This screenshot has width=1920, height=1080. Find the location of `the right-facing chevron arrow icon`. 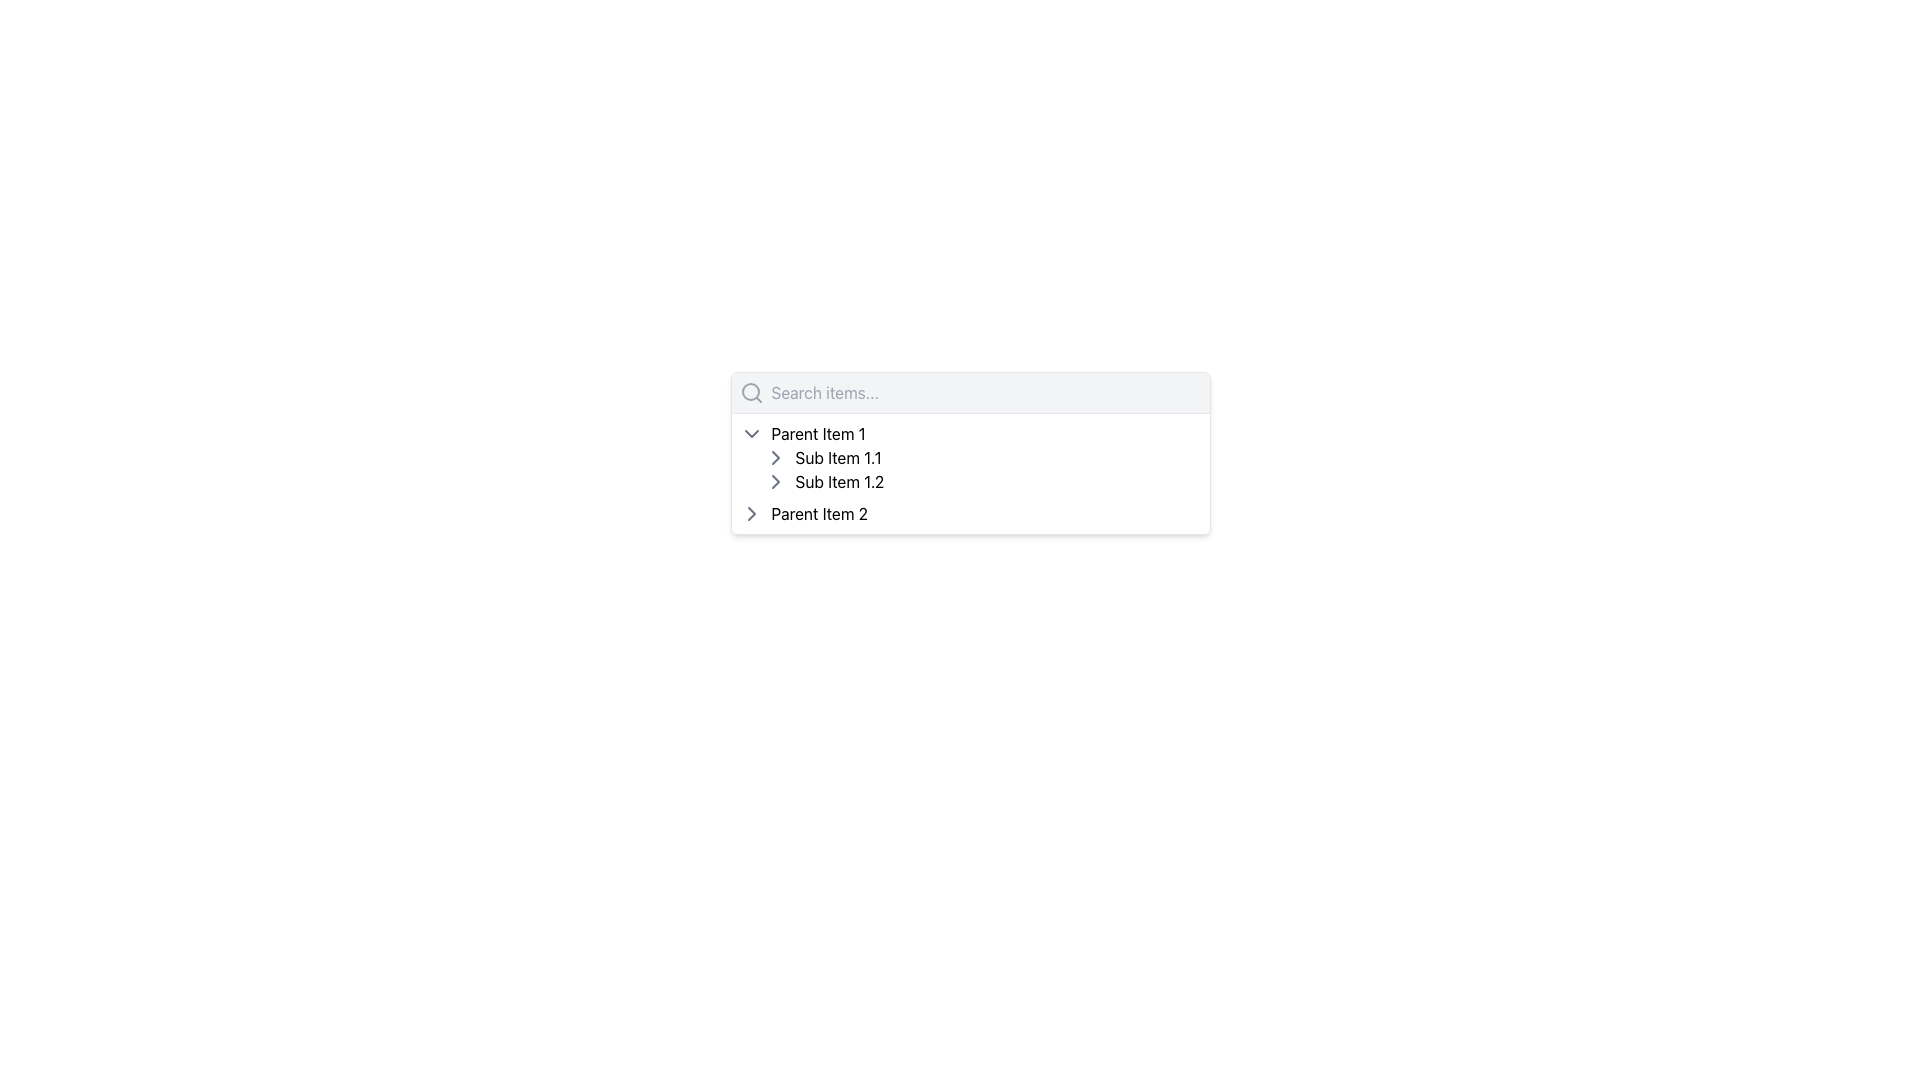

the right-facing chevron arrow icon is located at coordinates (774, 458).